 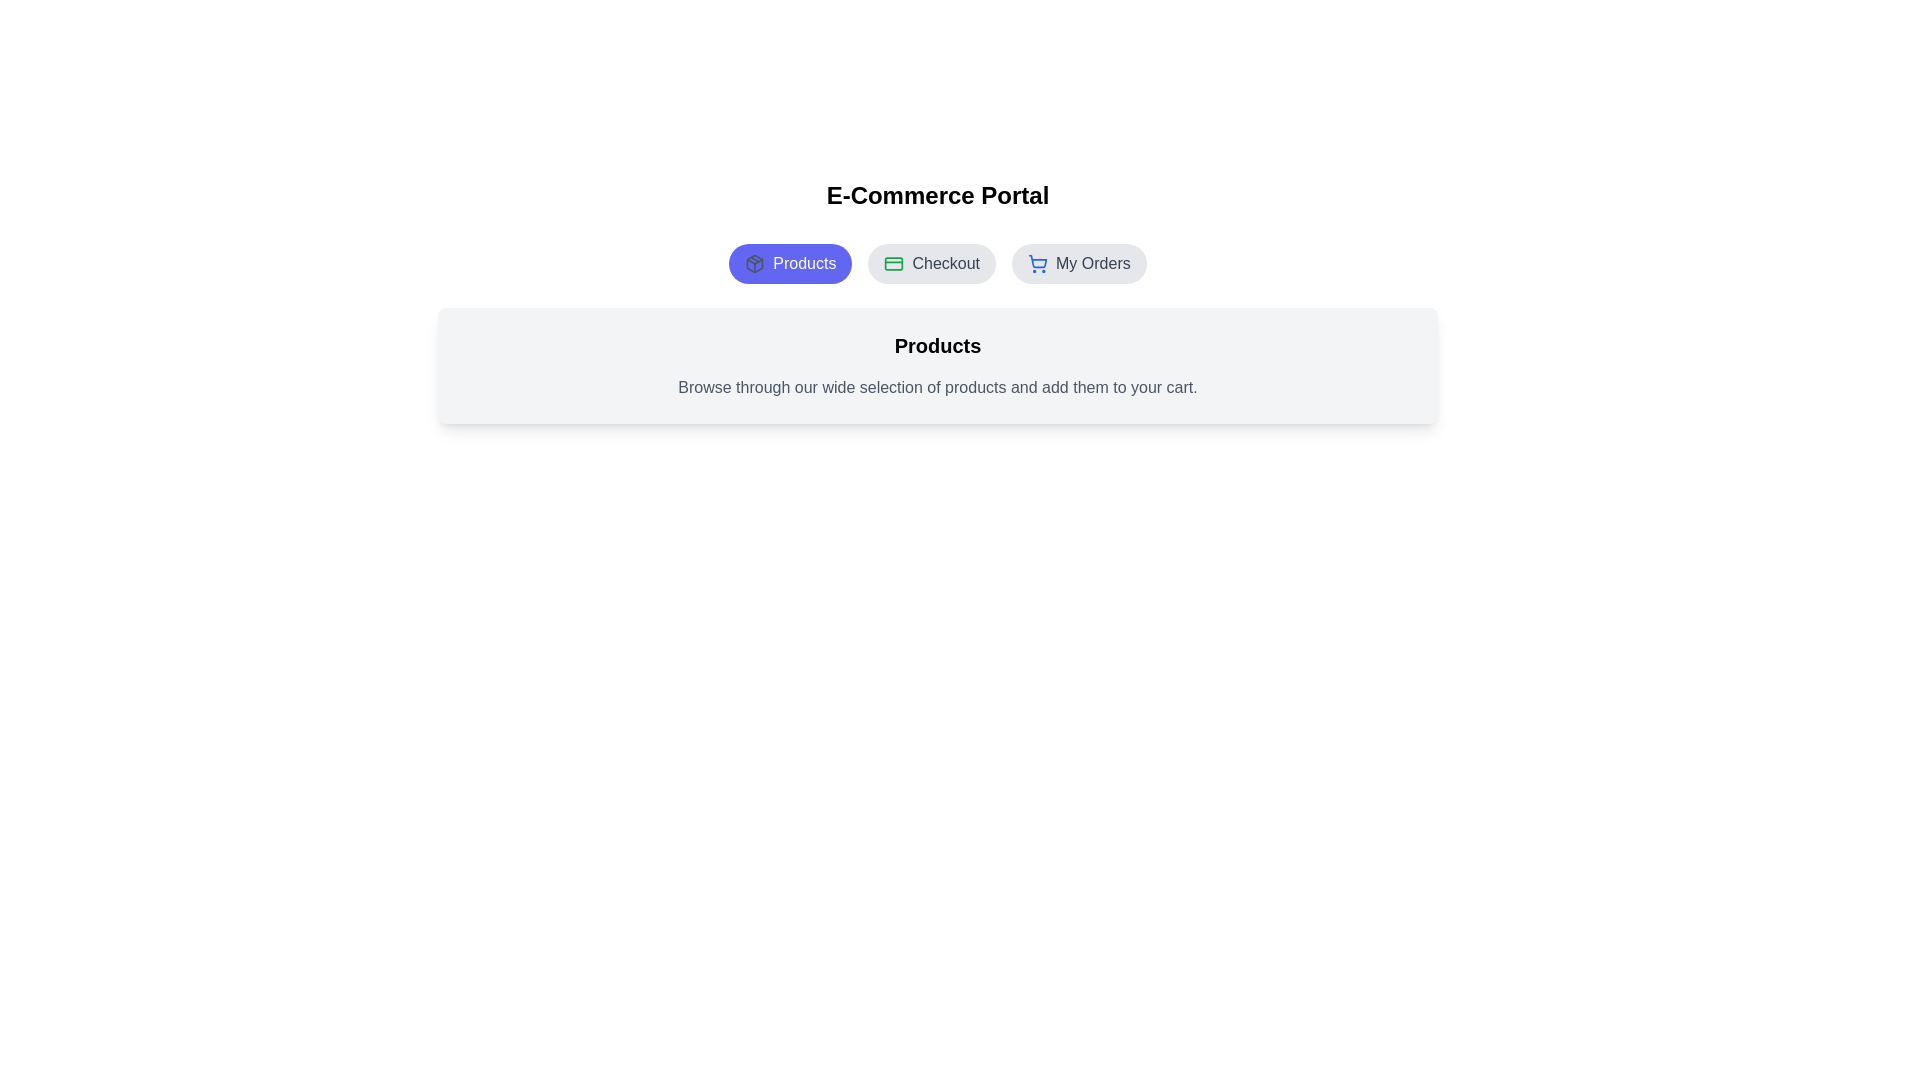 I want to click on the Products tab to view its content, so click(x=789, y=262).